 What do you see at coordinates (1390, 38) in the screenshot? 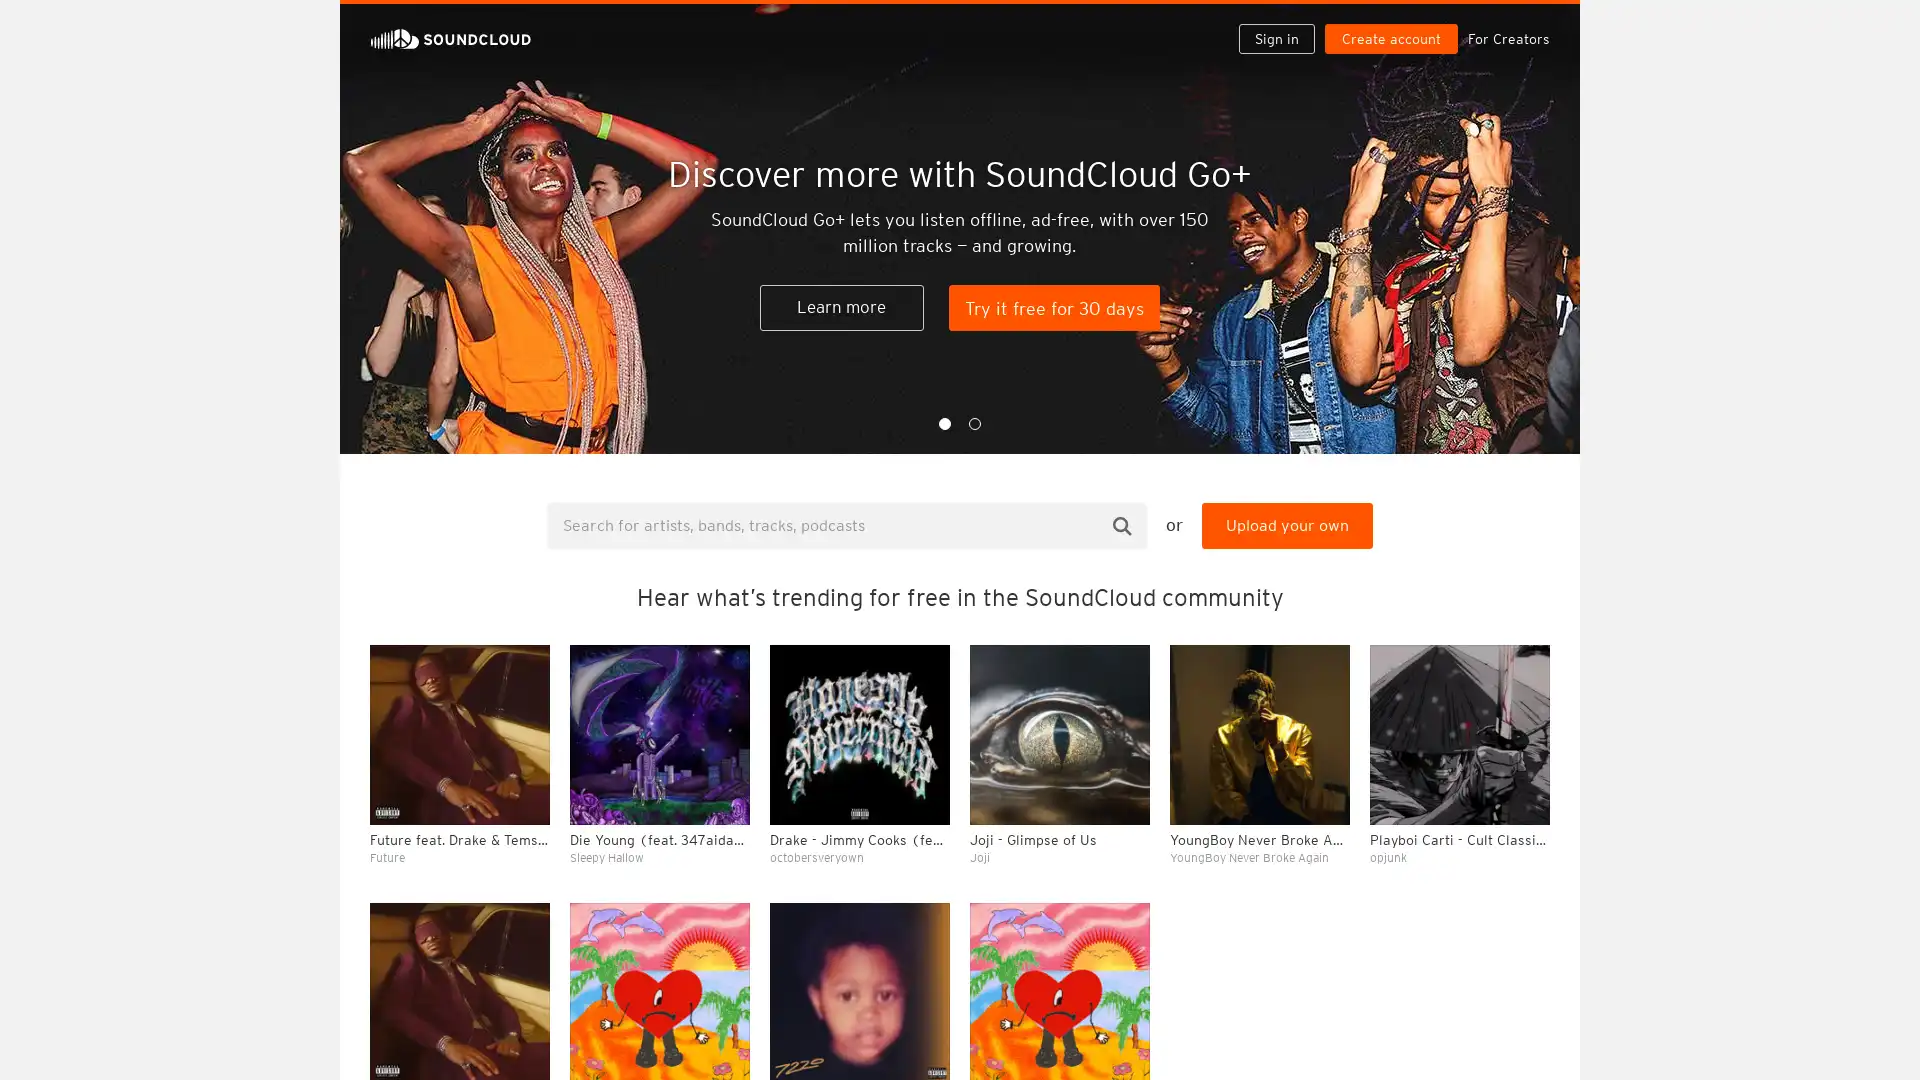
I see `Create a SoundCloud account` at bounding box center [1390, 38].